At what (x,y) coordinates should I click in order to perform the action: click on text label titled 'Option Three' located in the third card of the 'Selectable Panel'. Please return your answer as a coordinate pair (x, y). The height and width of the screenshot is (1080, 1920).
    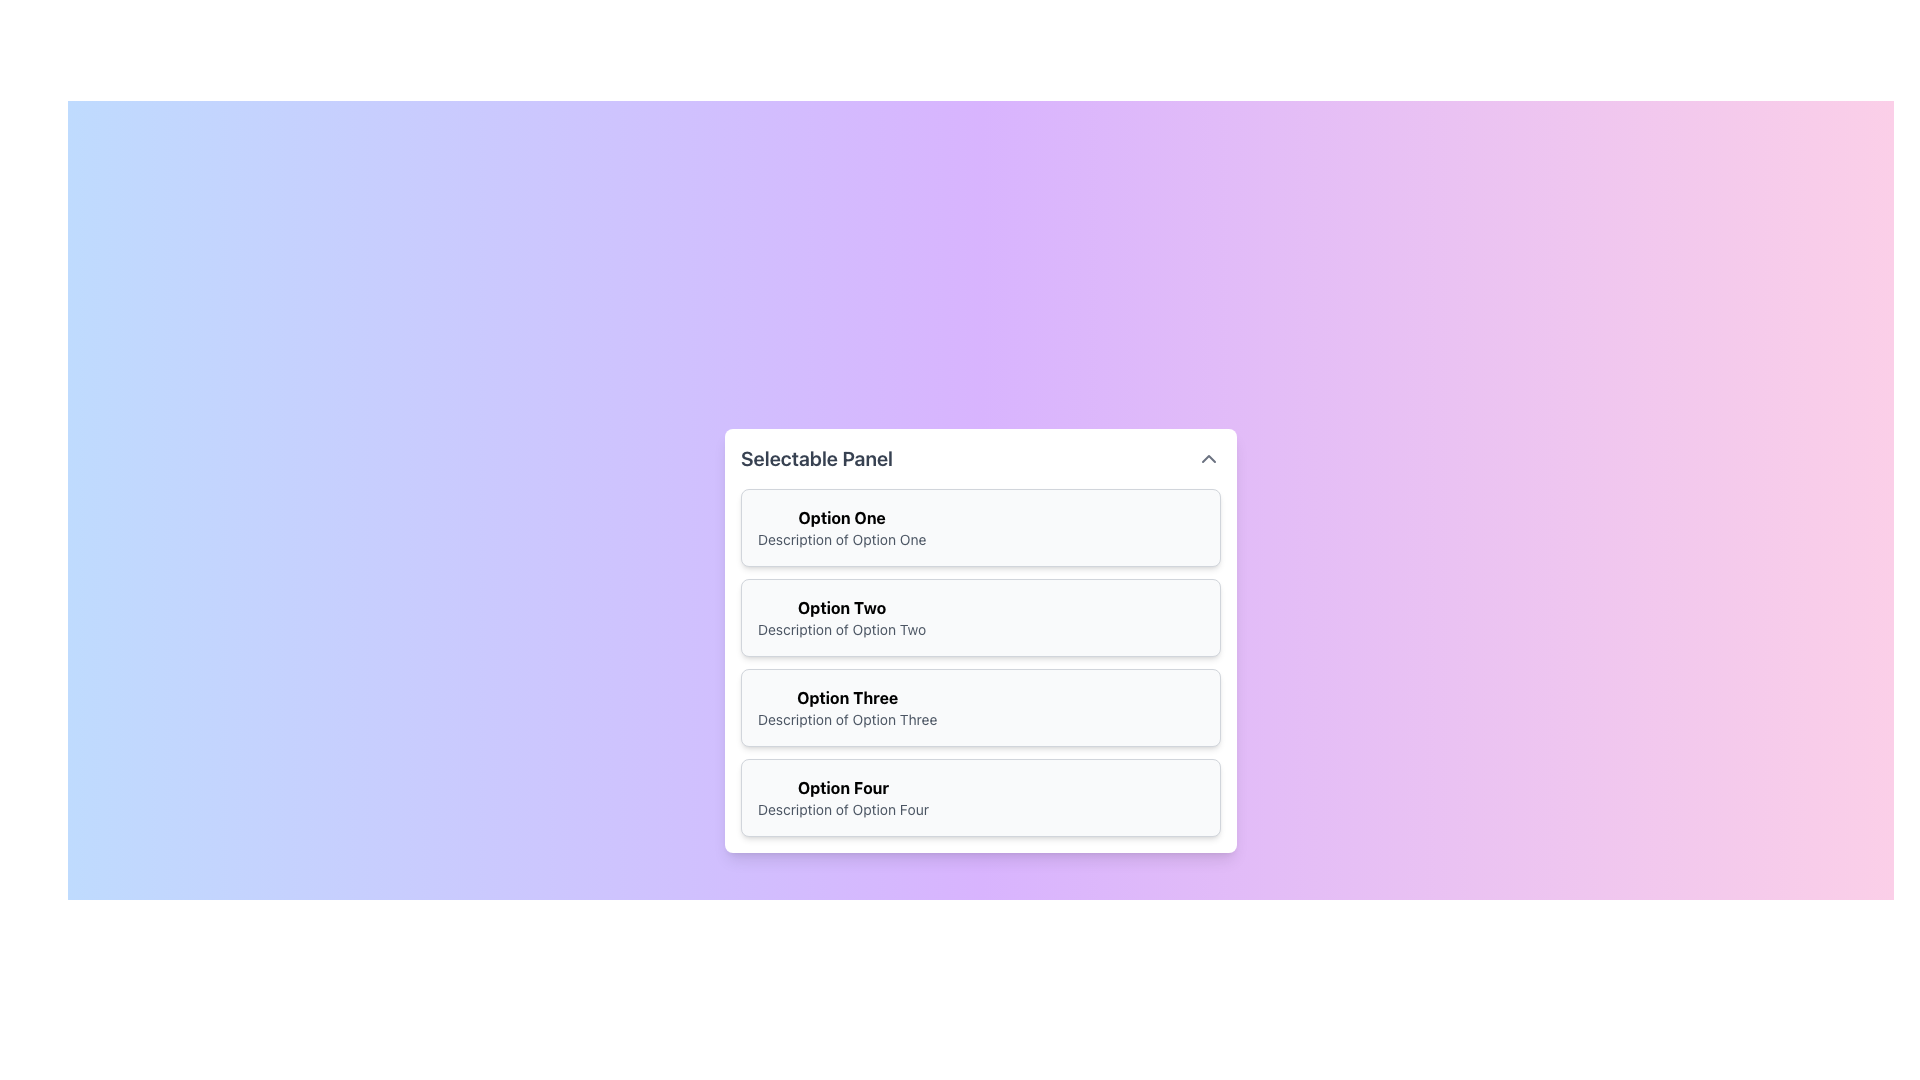
    Looking at the image, I should click on (847, 697).